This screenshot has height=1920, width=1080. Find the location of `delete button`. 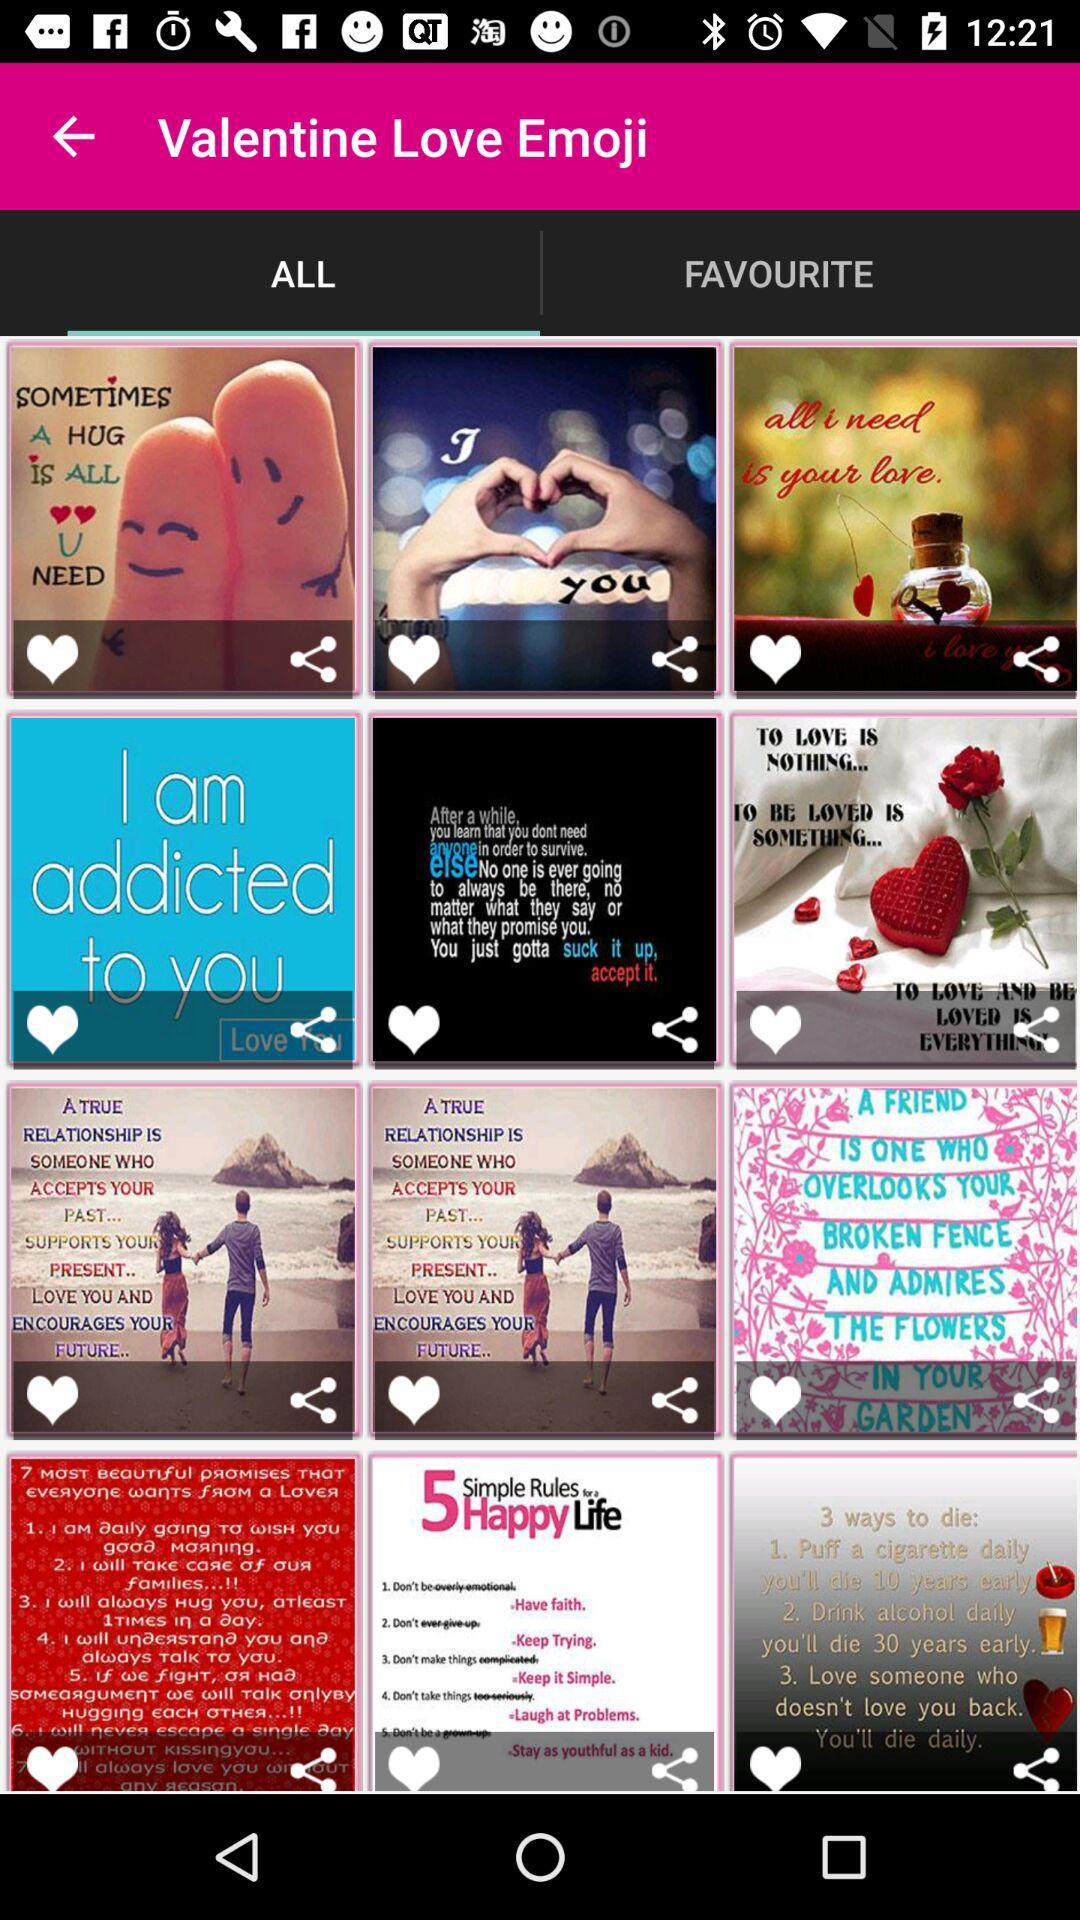

delete button is located at coordinates (1035, 1768).